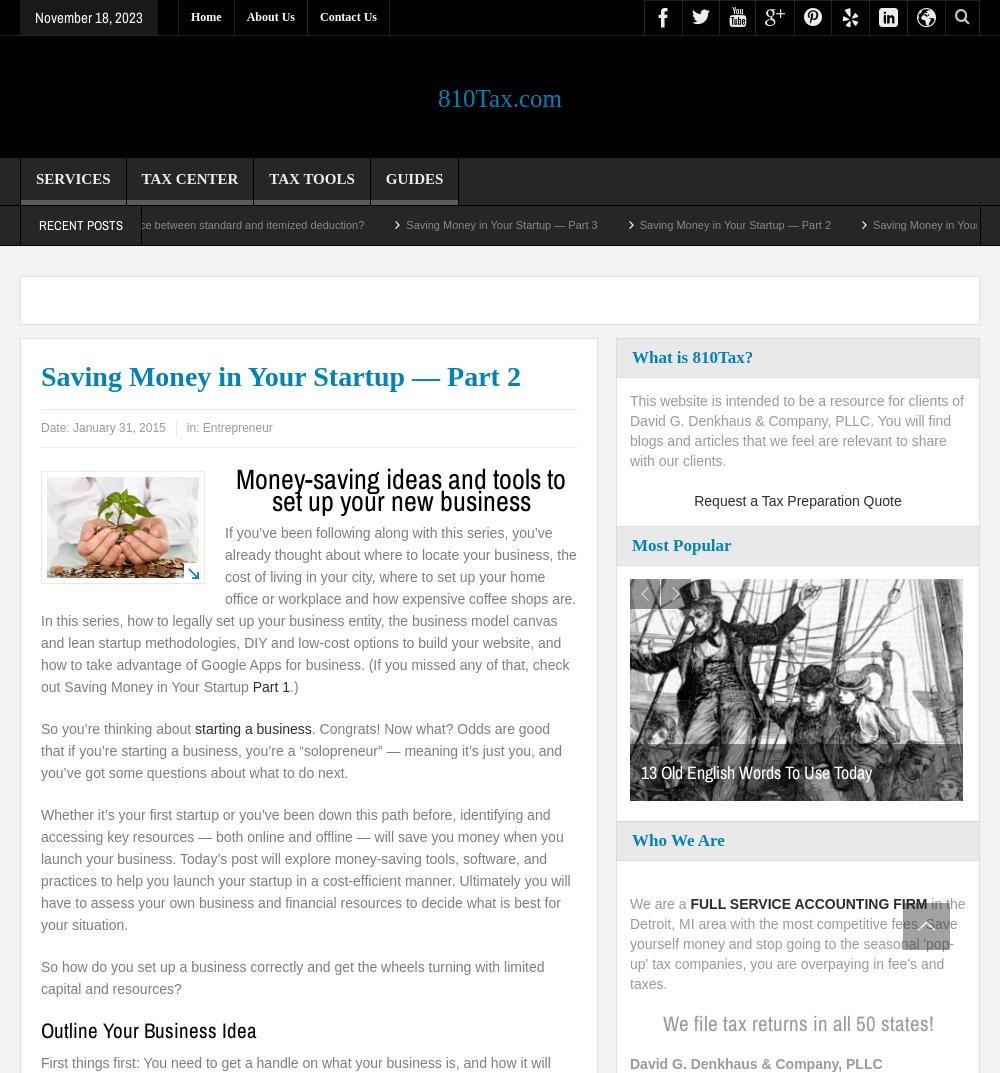 The image size is (1000, 1073). I want to click on 'Tax Tools', so click(311, 177).